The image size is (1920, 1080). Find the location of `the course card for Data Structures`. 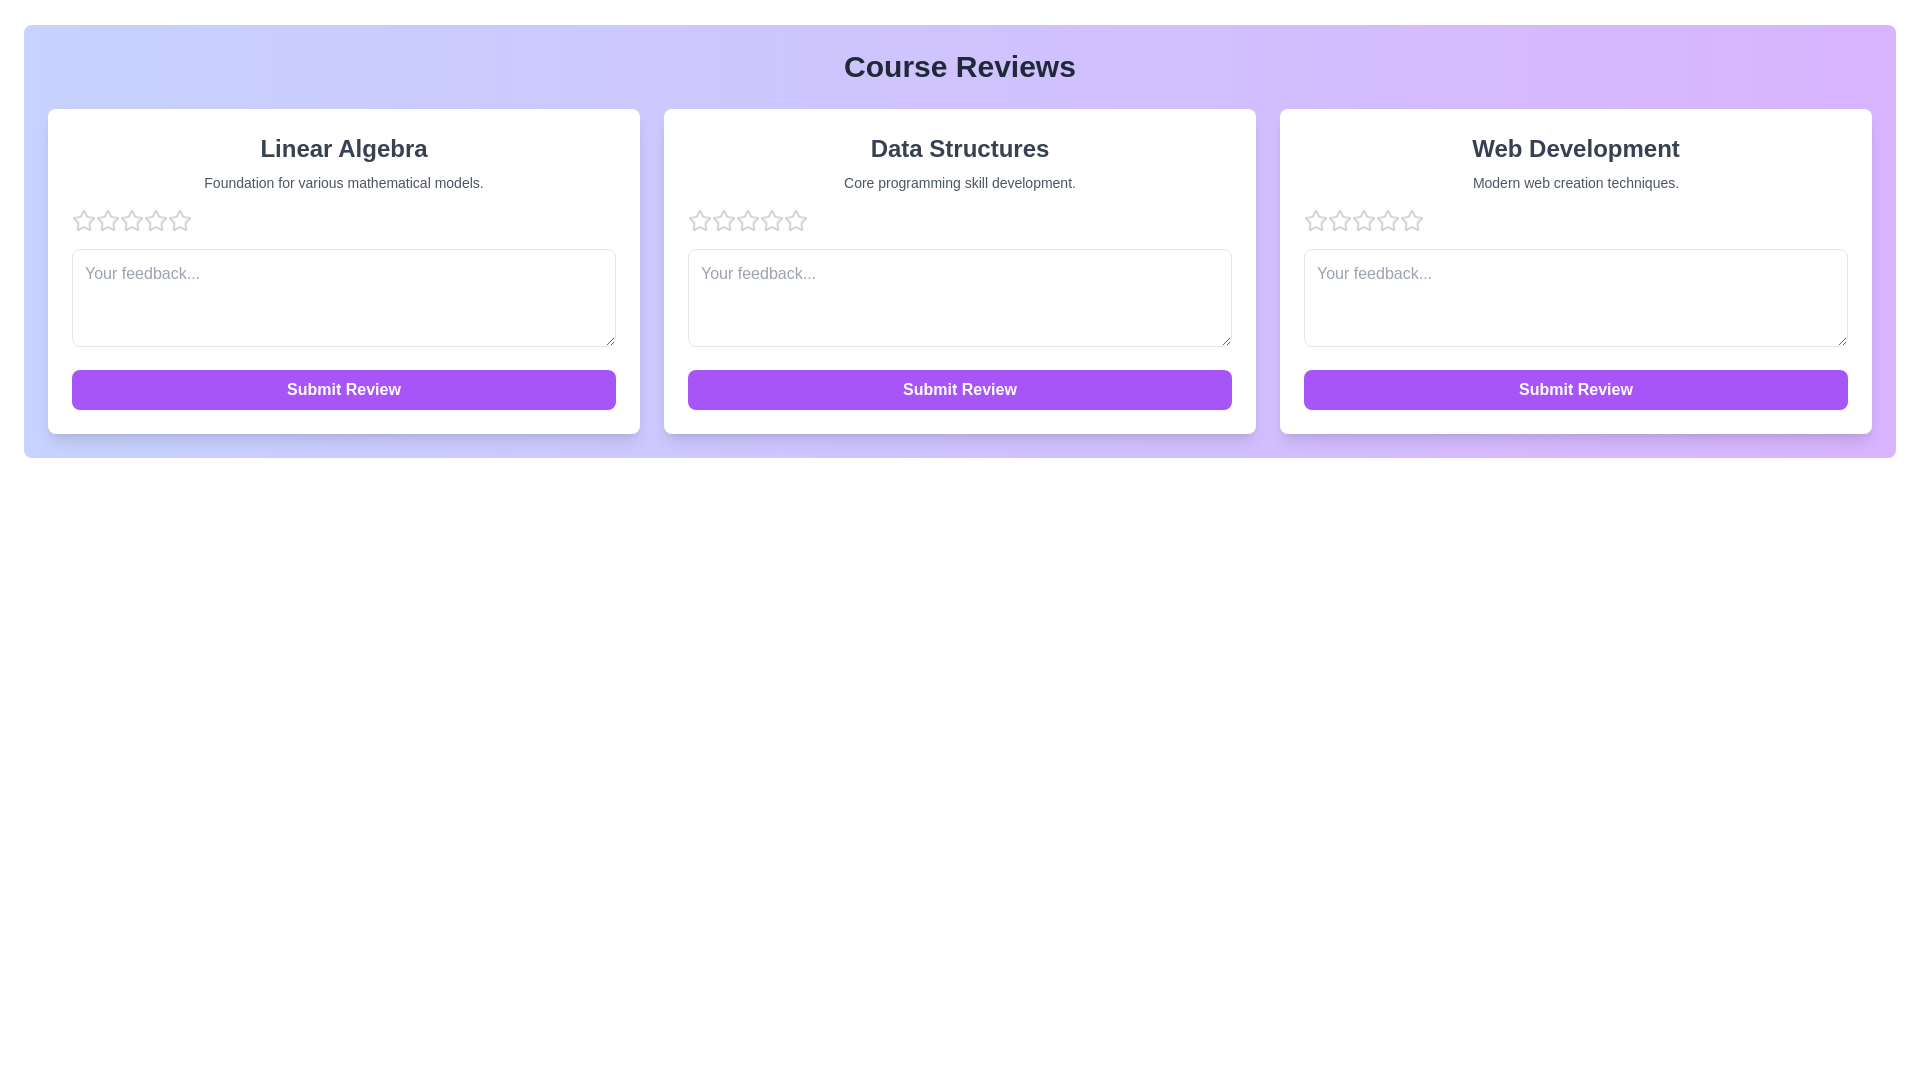

the course card for Data Structures is located at coordinates (960, 271).